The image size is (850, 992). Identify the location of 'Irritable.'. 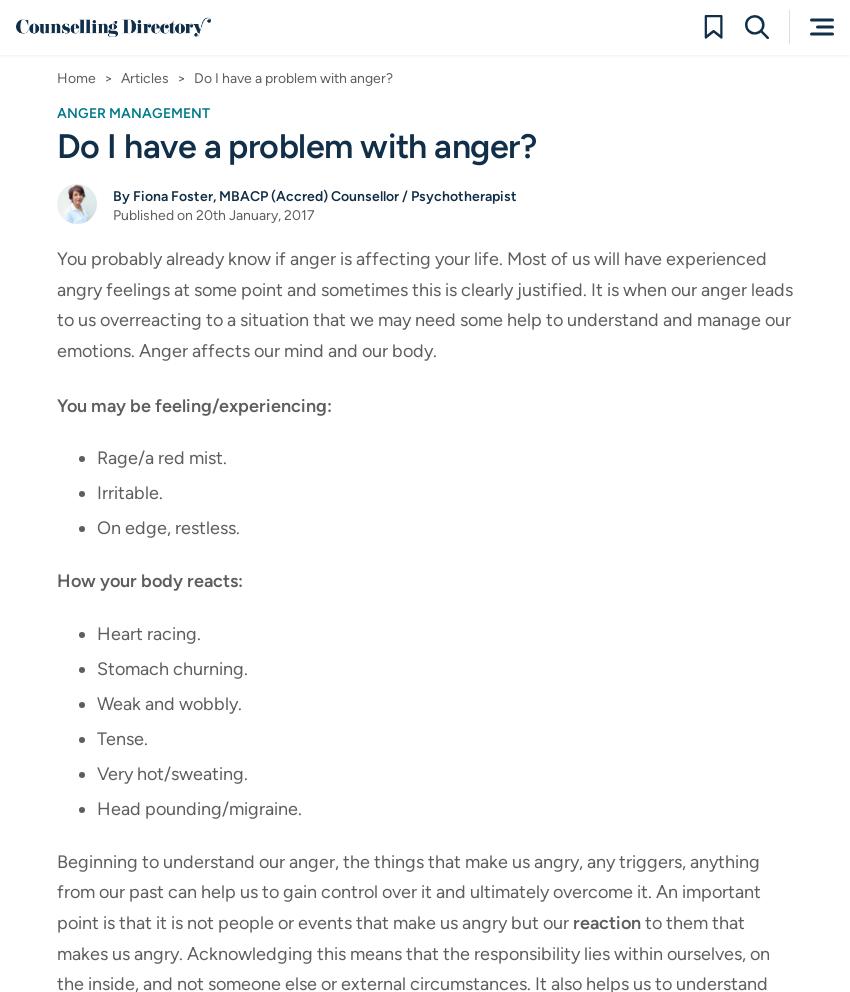
(129, 493).